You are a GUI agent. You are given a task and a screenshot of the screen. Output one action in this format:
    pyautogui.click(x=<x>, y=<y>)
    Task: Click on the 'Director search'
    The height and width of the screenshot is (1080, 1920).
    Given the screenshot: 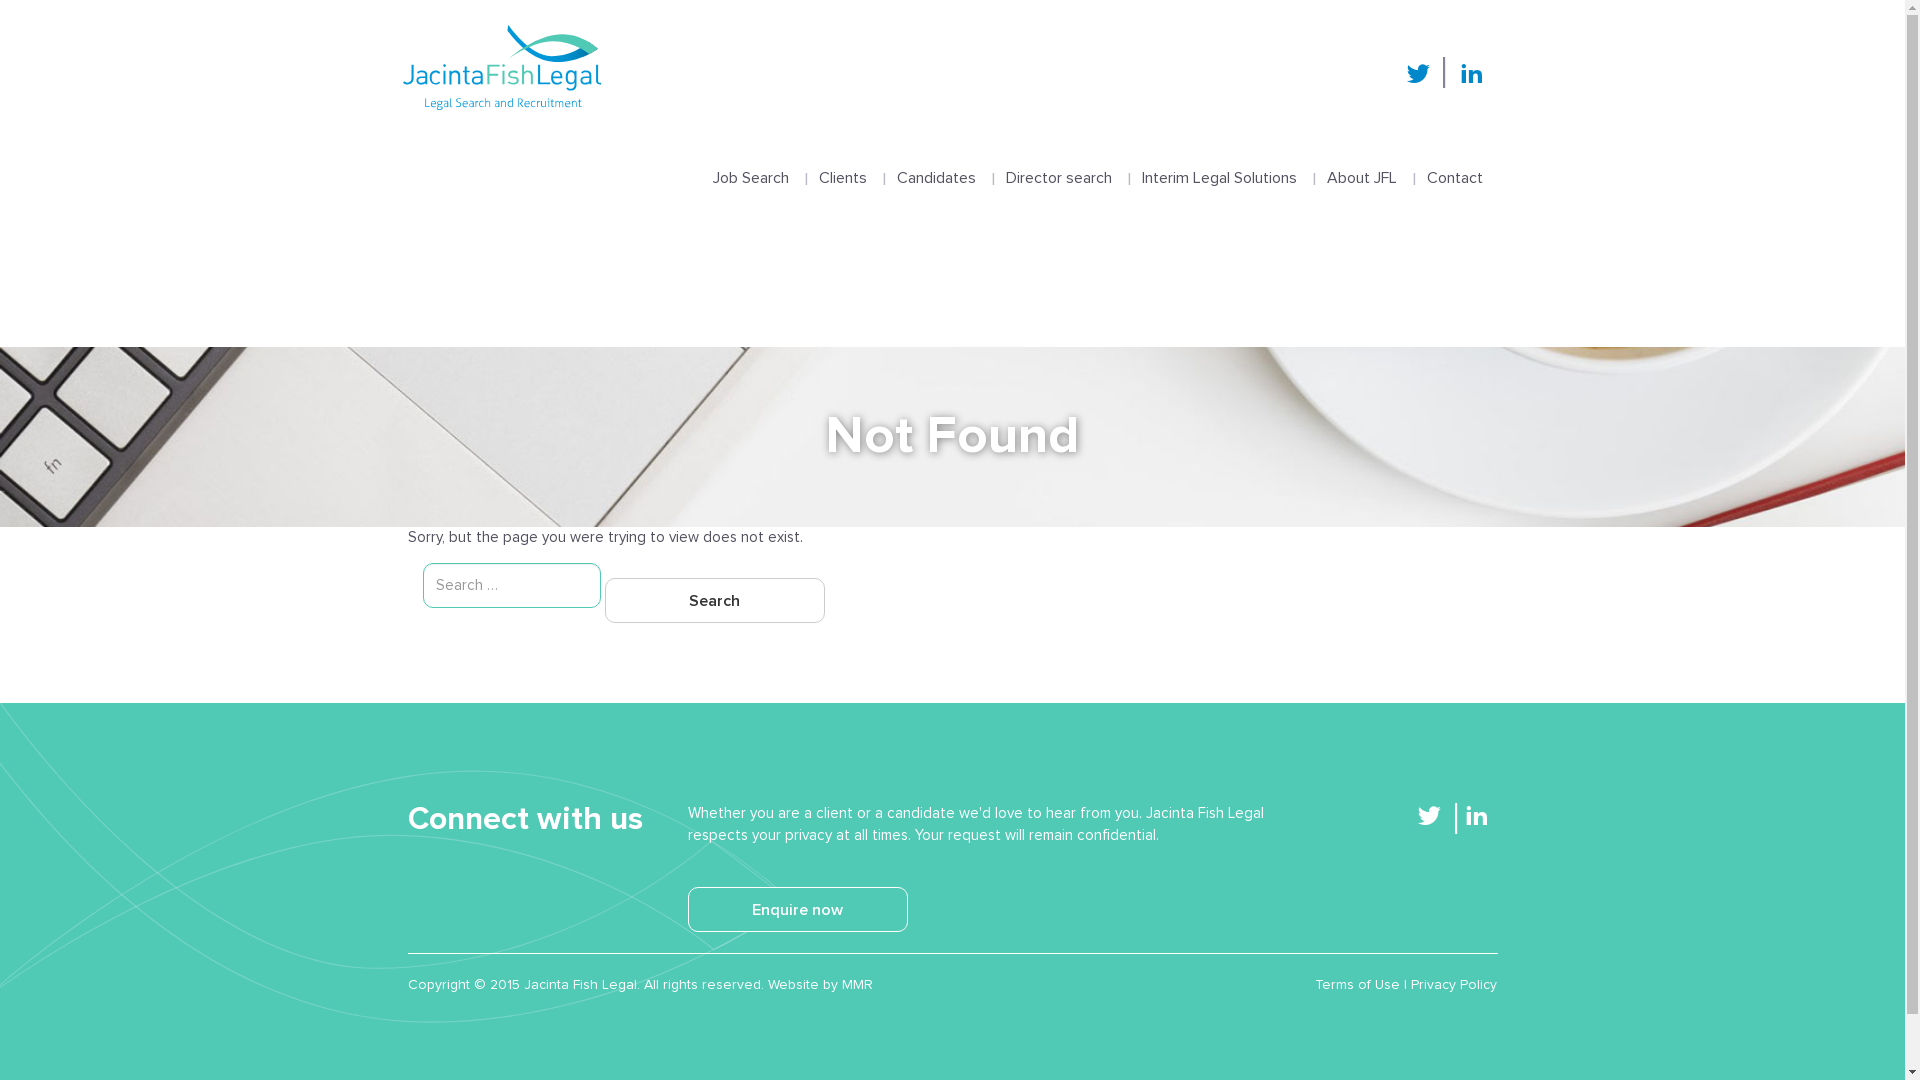 What is the action you would take?
    pyautogui.click(x=1056, y=157)
    